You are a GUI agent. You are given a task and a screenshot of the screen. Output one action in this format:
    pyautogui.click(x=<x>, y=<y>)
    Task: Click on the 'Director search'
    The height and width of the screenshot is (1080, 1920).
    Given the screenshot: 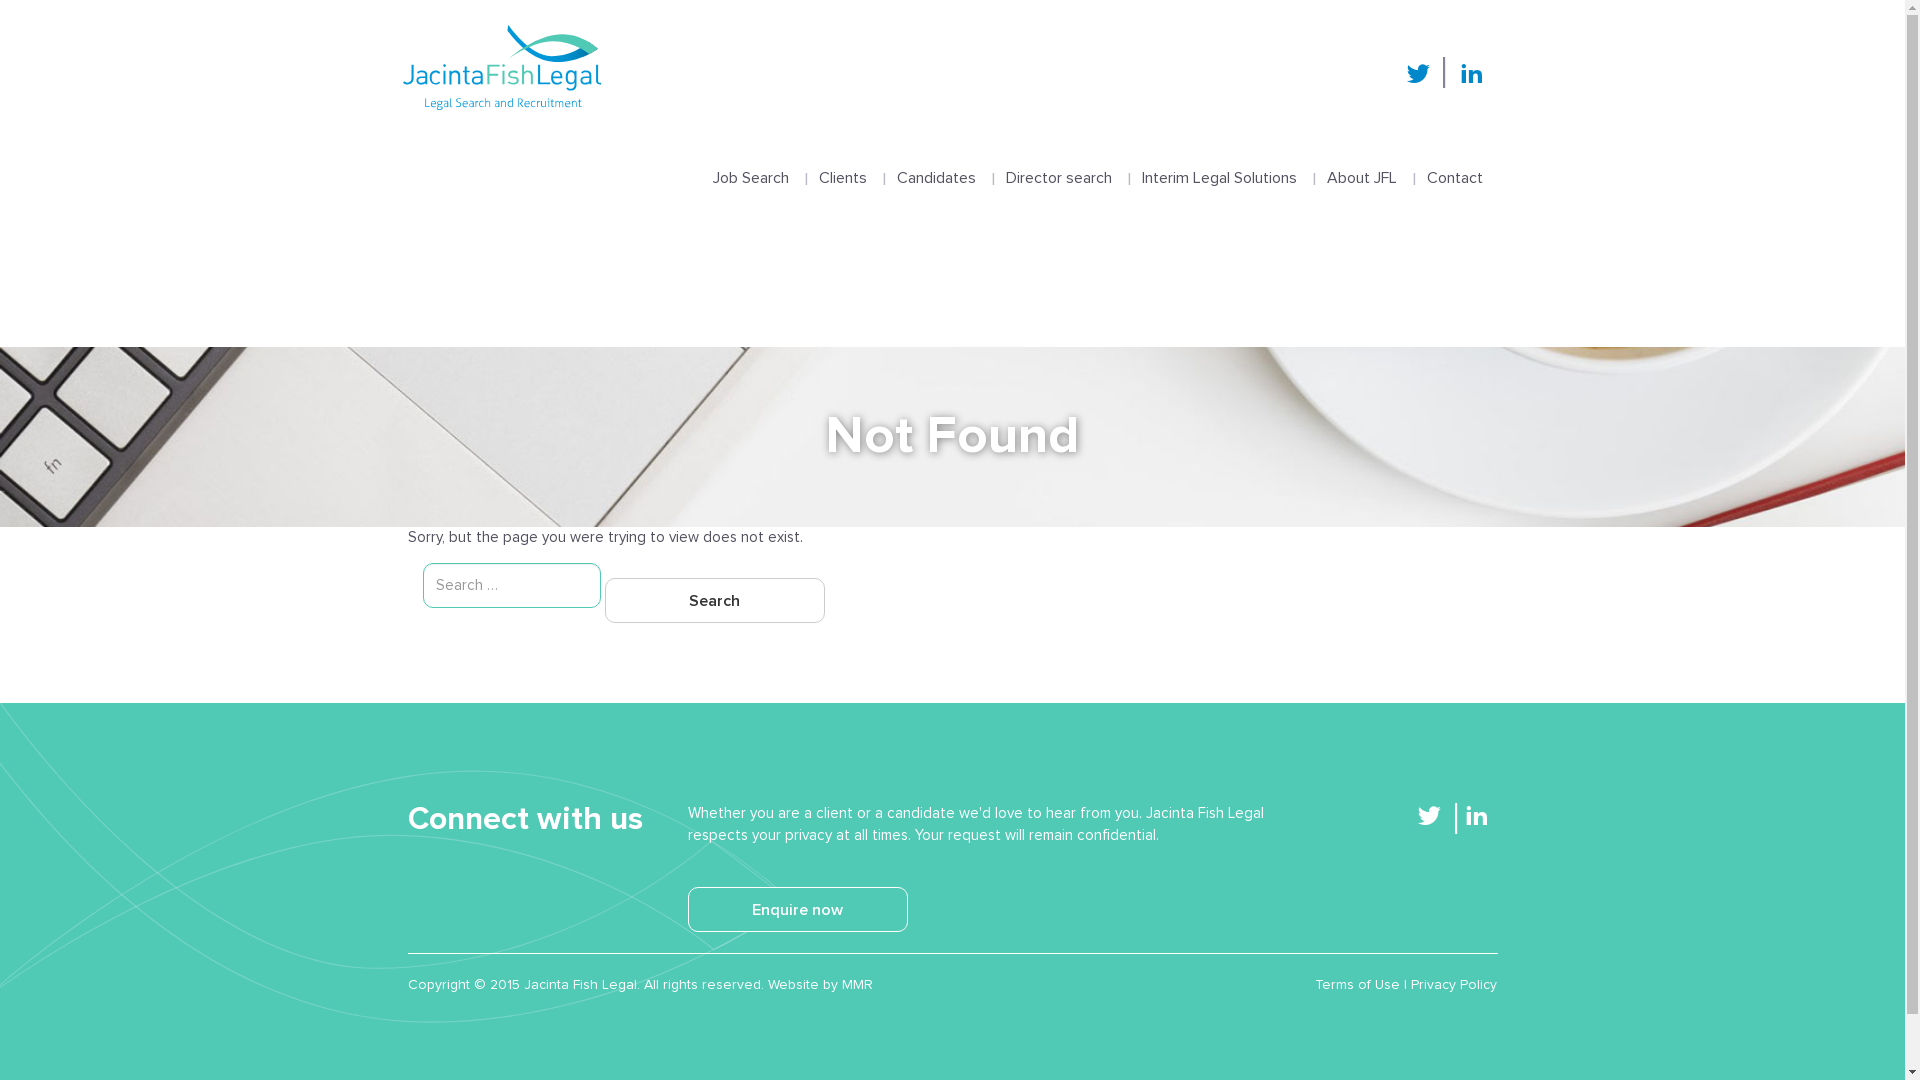 What is the action you would take?
    pyautogui.click(x=1056, y=157)
    